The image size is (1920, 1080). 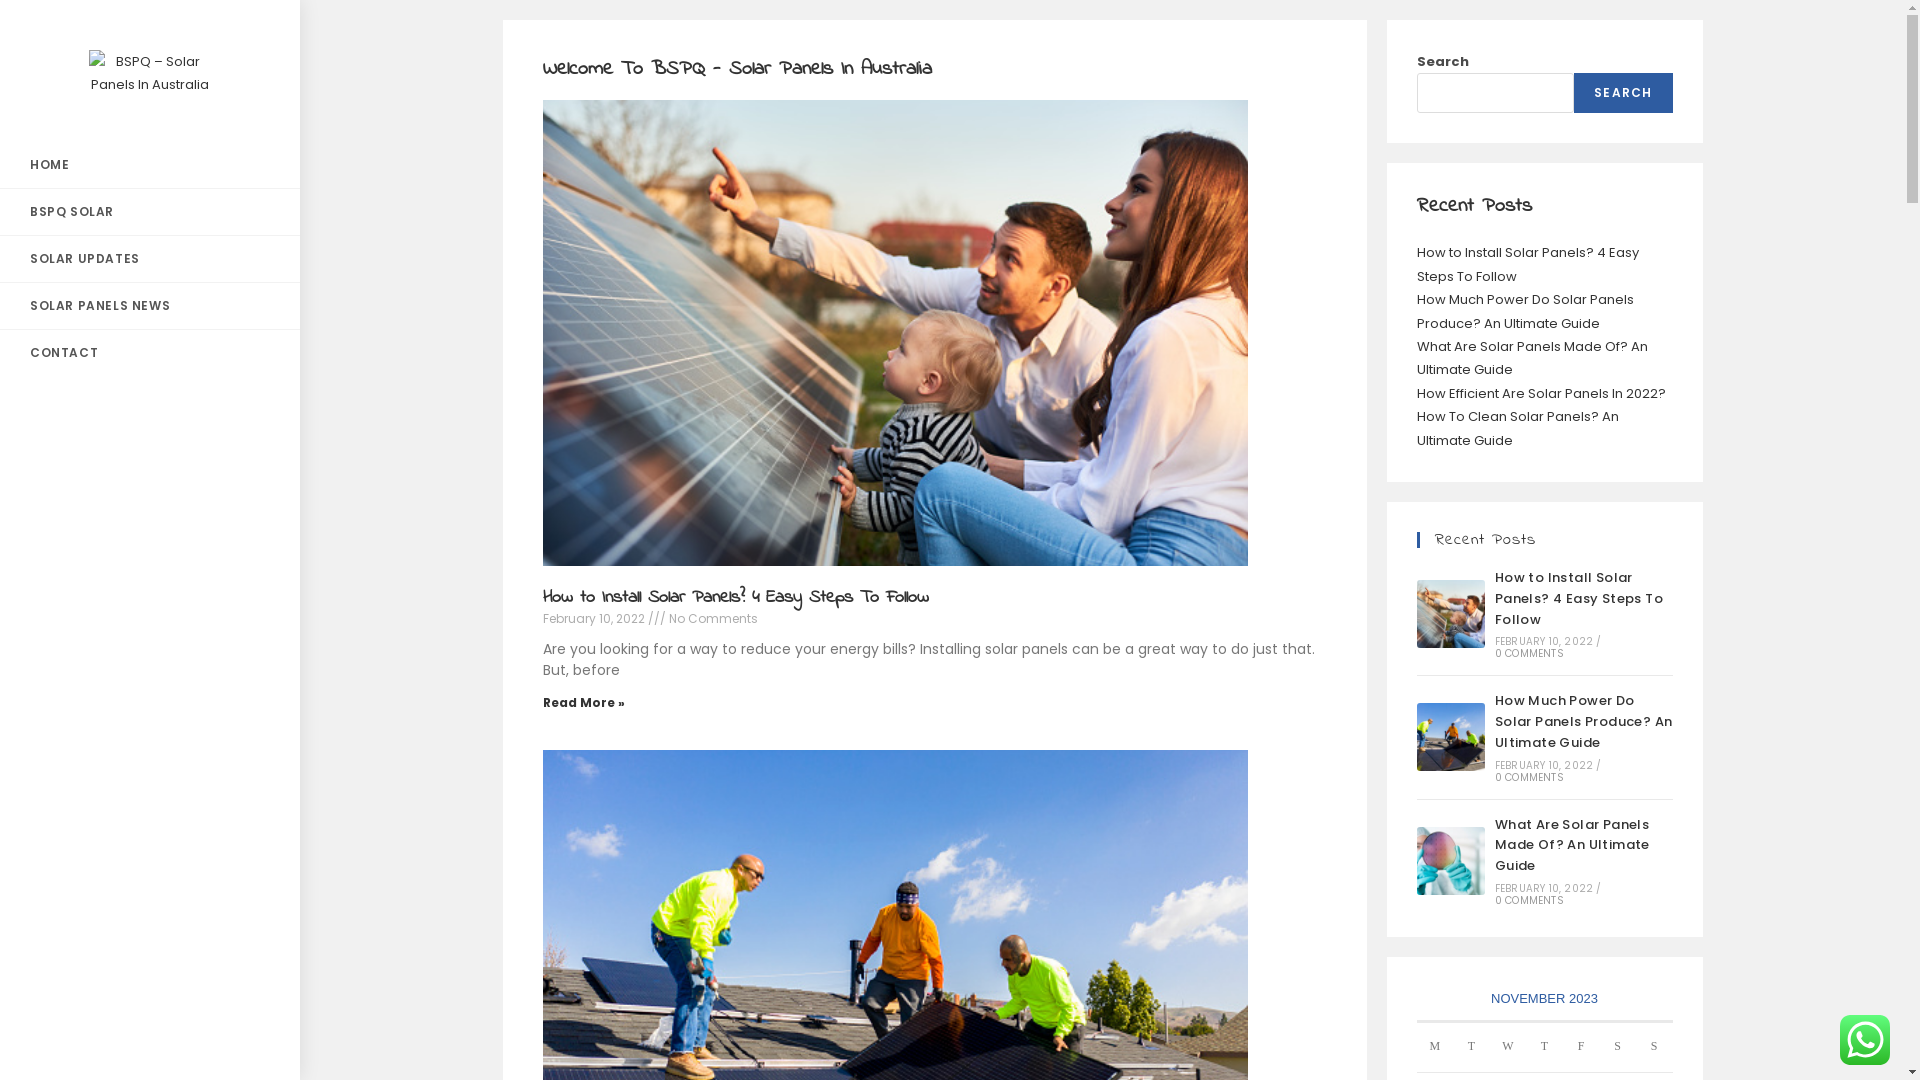 What do you see at coordinates (1415, 311) in the screenshot?
I see `'How Much Power Do Solar Panels Produce? An Ultimate Guide'` at bounding box center [1415, 311].